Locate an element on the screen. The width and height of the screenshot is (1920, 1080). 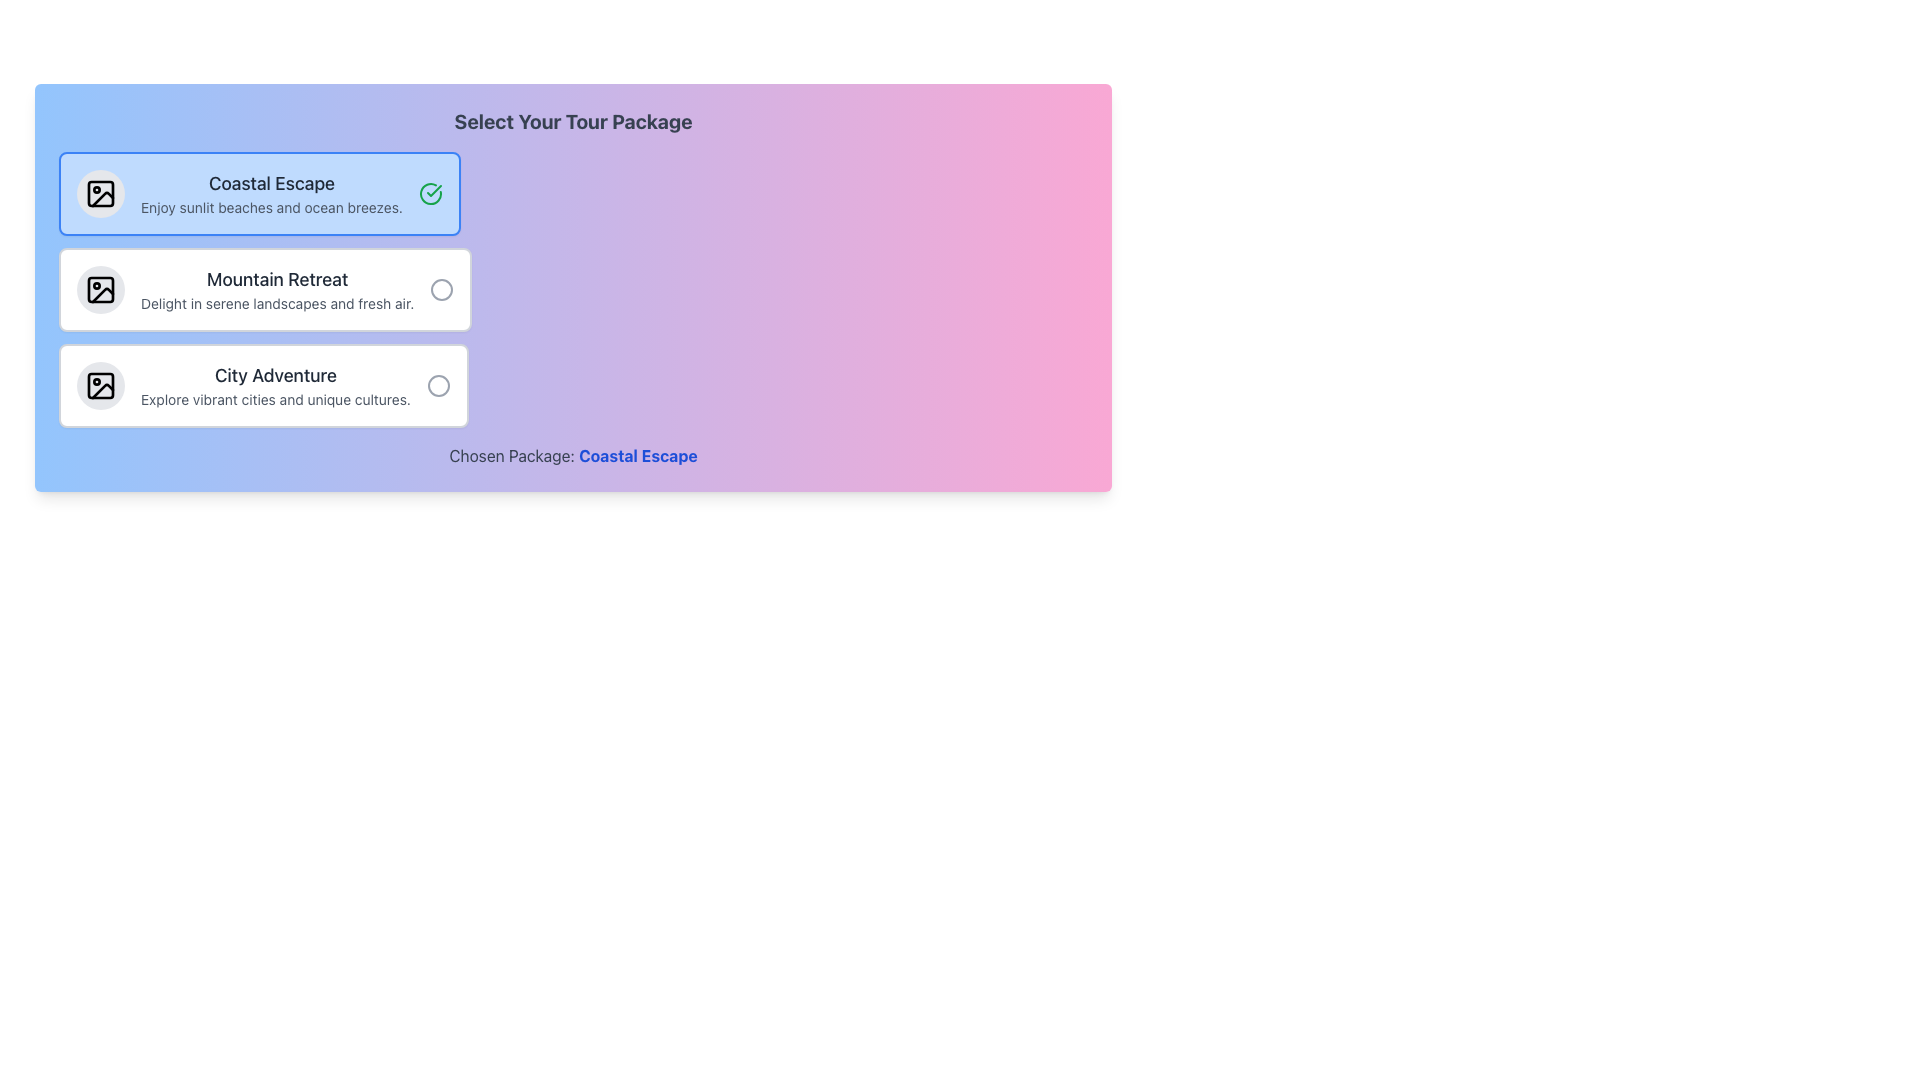
the image placeholder in the 'Coastal Escape' option box, which visually represents an option and is left-aligned near the text description is located at coordinates (99, 193).